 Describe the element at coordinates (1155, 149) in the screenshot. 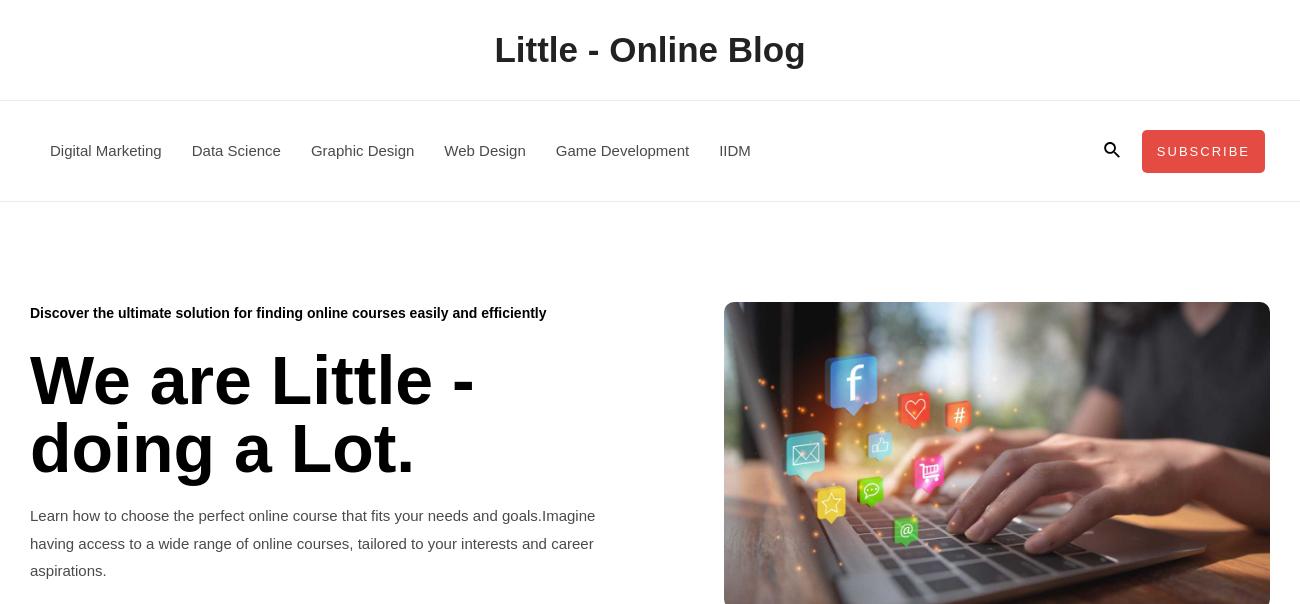

I see `'Subscribe'` at that location.